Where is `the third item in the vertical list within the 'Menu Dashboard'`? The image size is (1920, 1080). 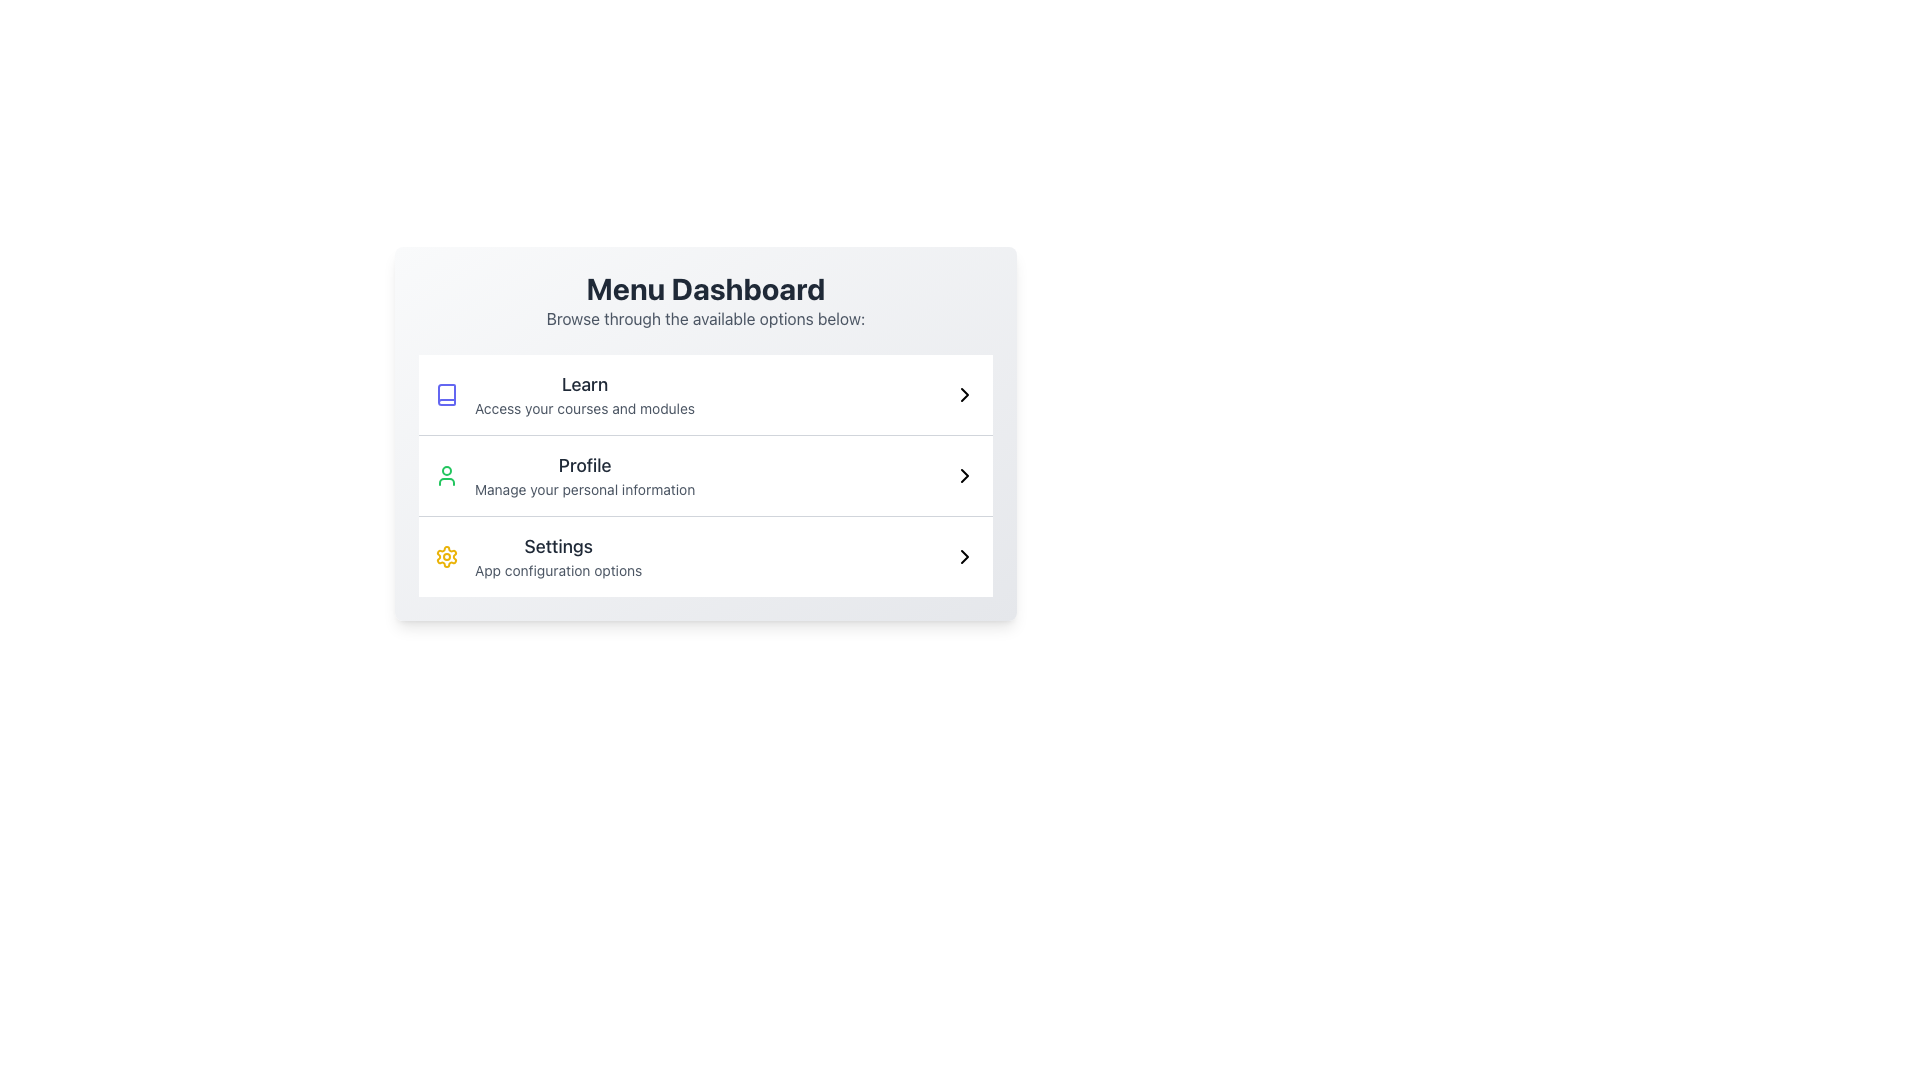 the third item in the vertical list within the 'Menu Dashboard' is located at coordinates (705, 556).